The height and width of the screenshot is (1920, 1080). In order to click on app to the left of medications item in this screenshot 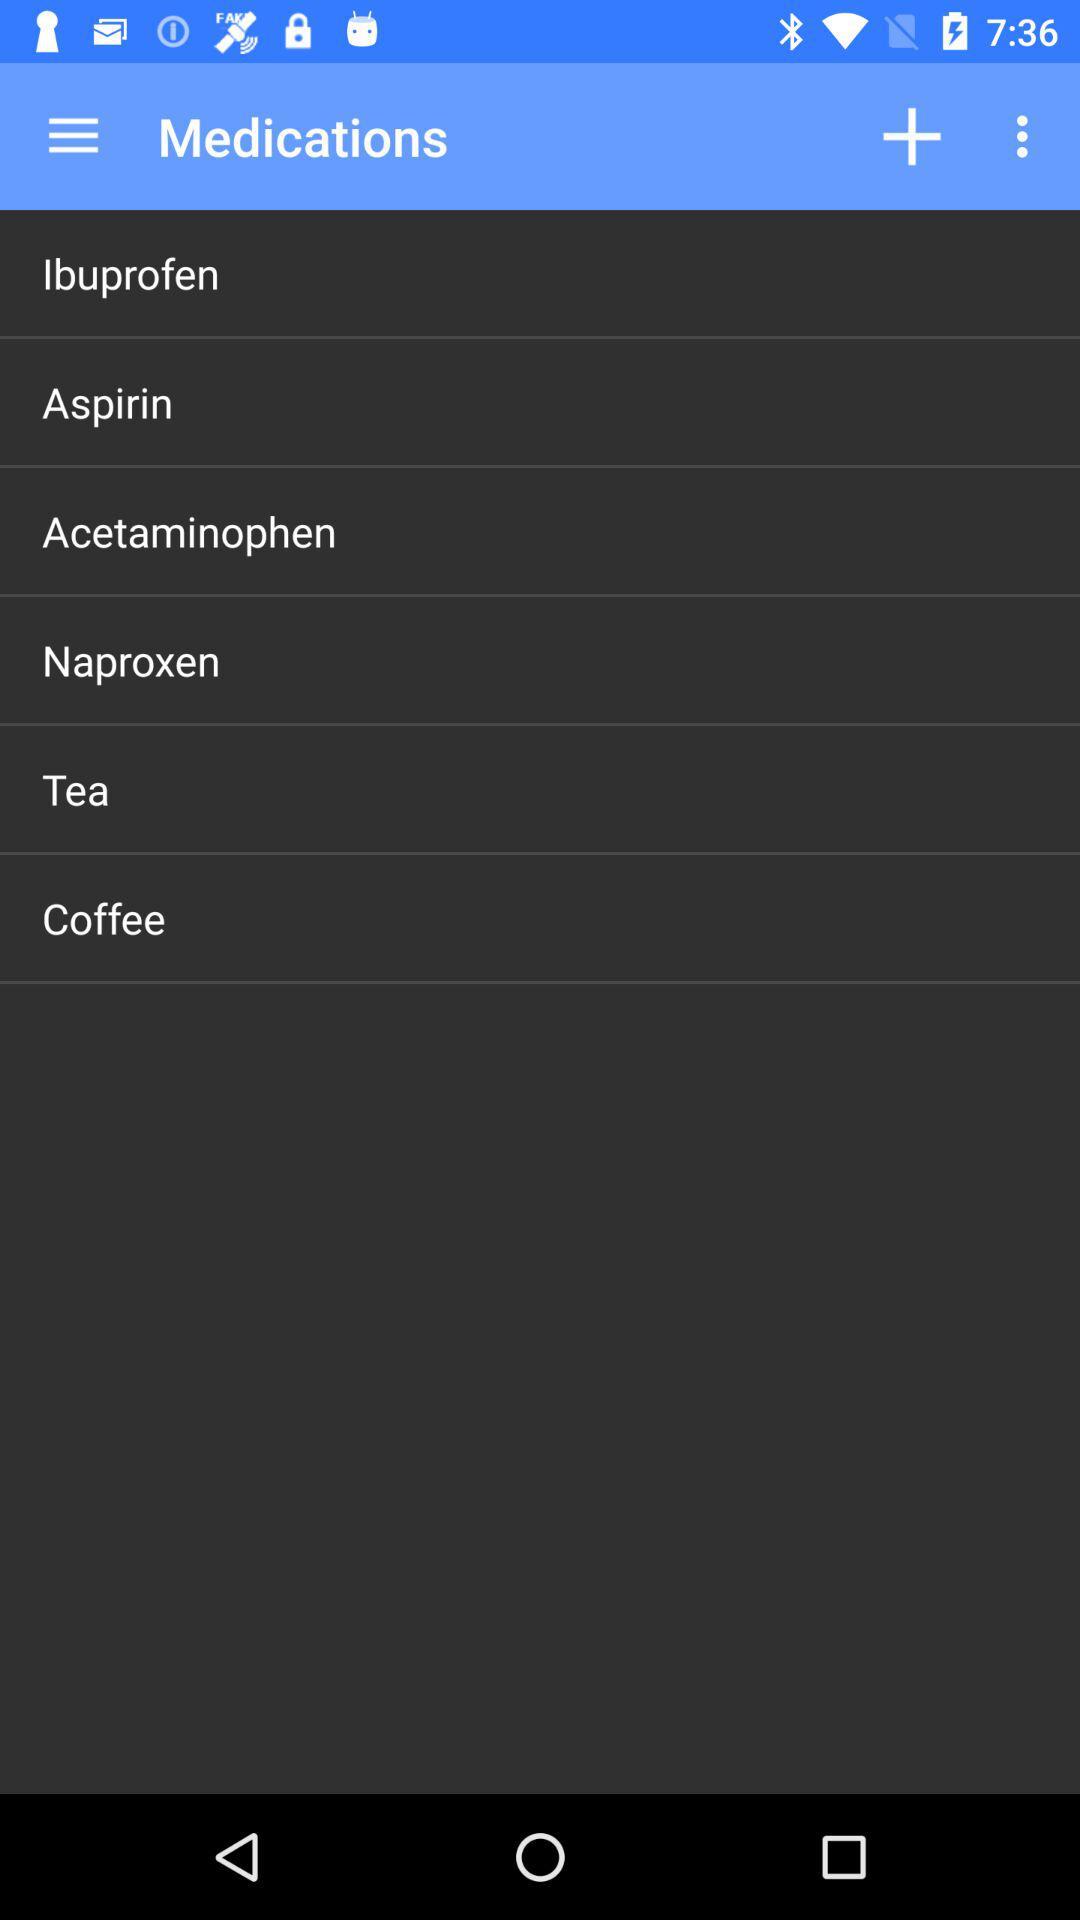, I will do `click(72, 135)`.